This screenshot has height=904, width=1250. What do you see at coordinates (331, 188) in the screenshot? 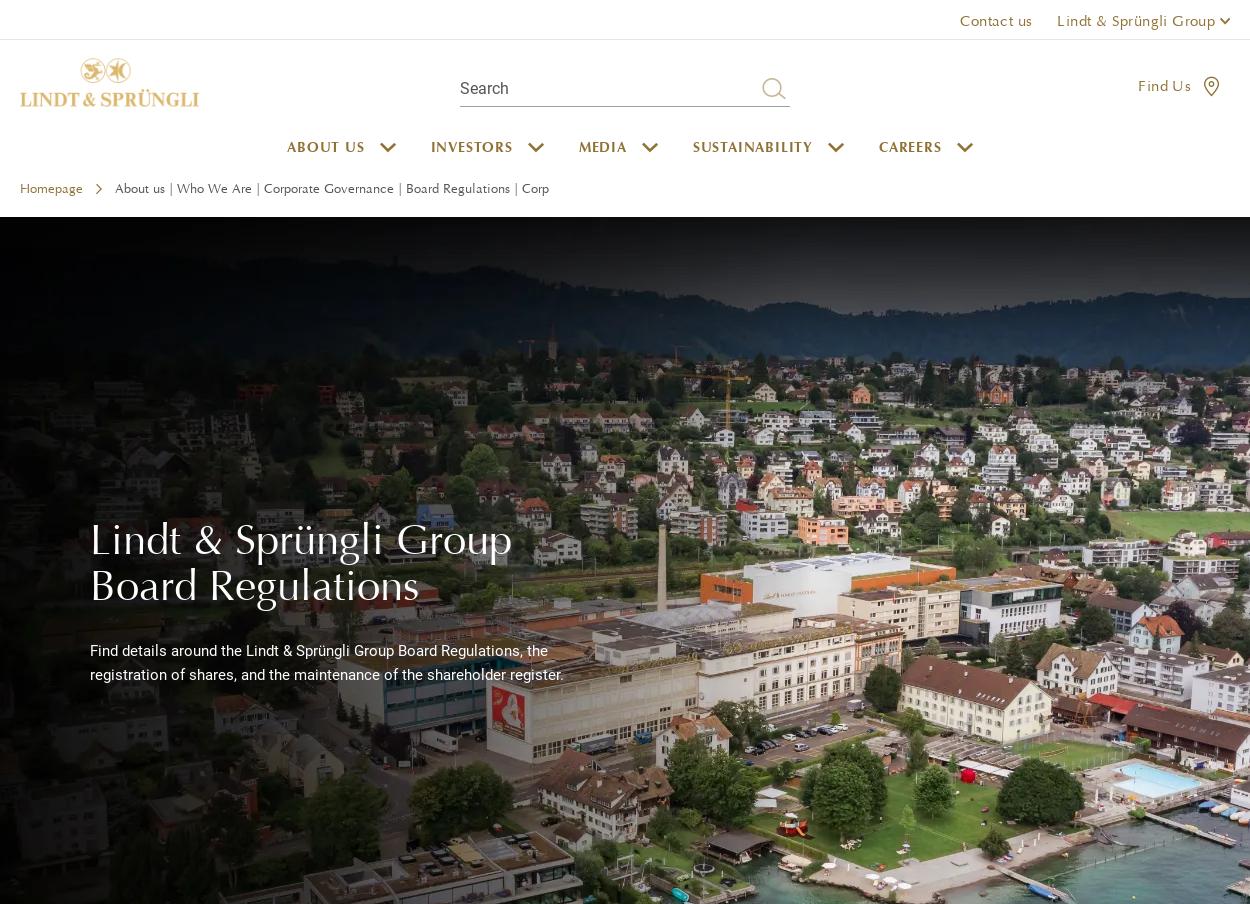
I see `'About us | Who We Are | Corporate Governance | Board Regulations | Corp'` at bounding box center [331, 188].